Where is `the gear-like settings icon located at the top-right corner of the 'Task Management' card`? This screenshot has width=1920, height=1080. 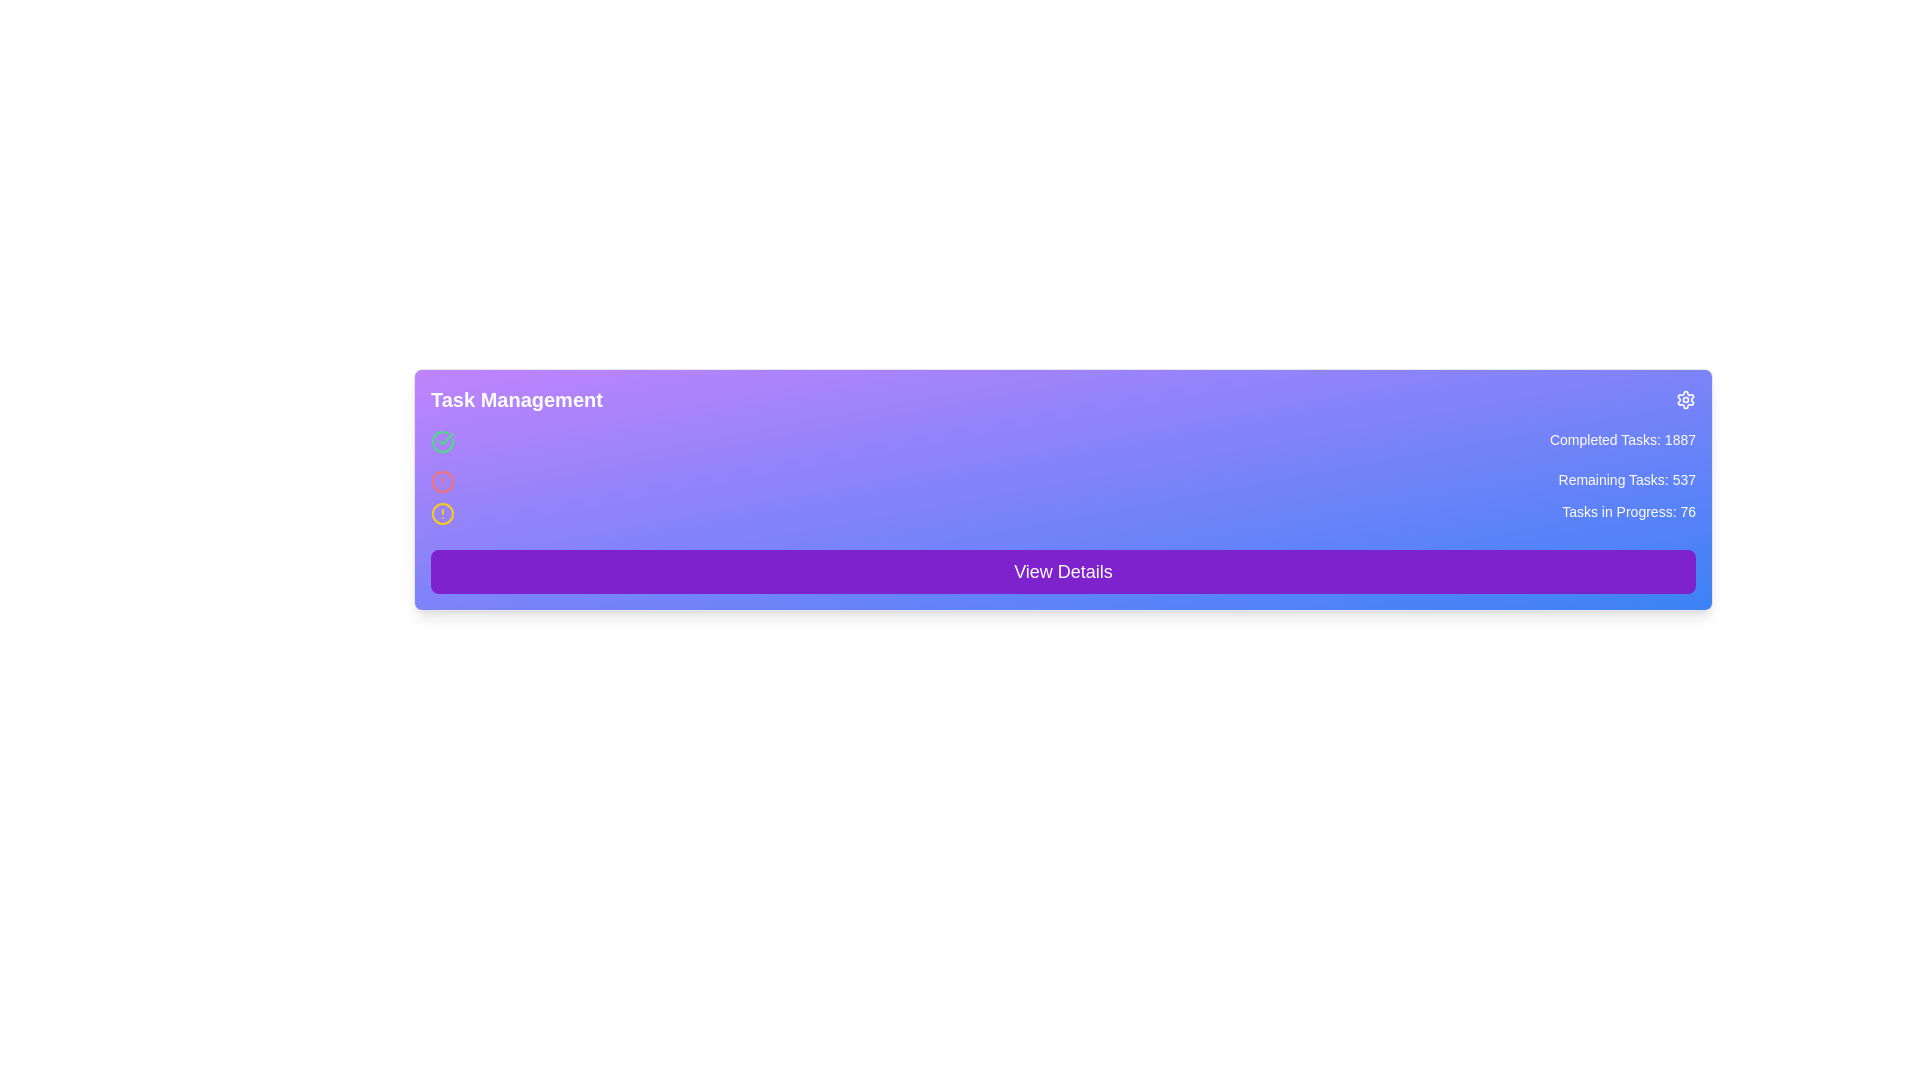 the gear-like settings icon located at the top-right corner of the 'Task Management' card is located at coordinates (1684, 400).